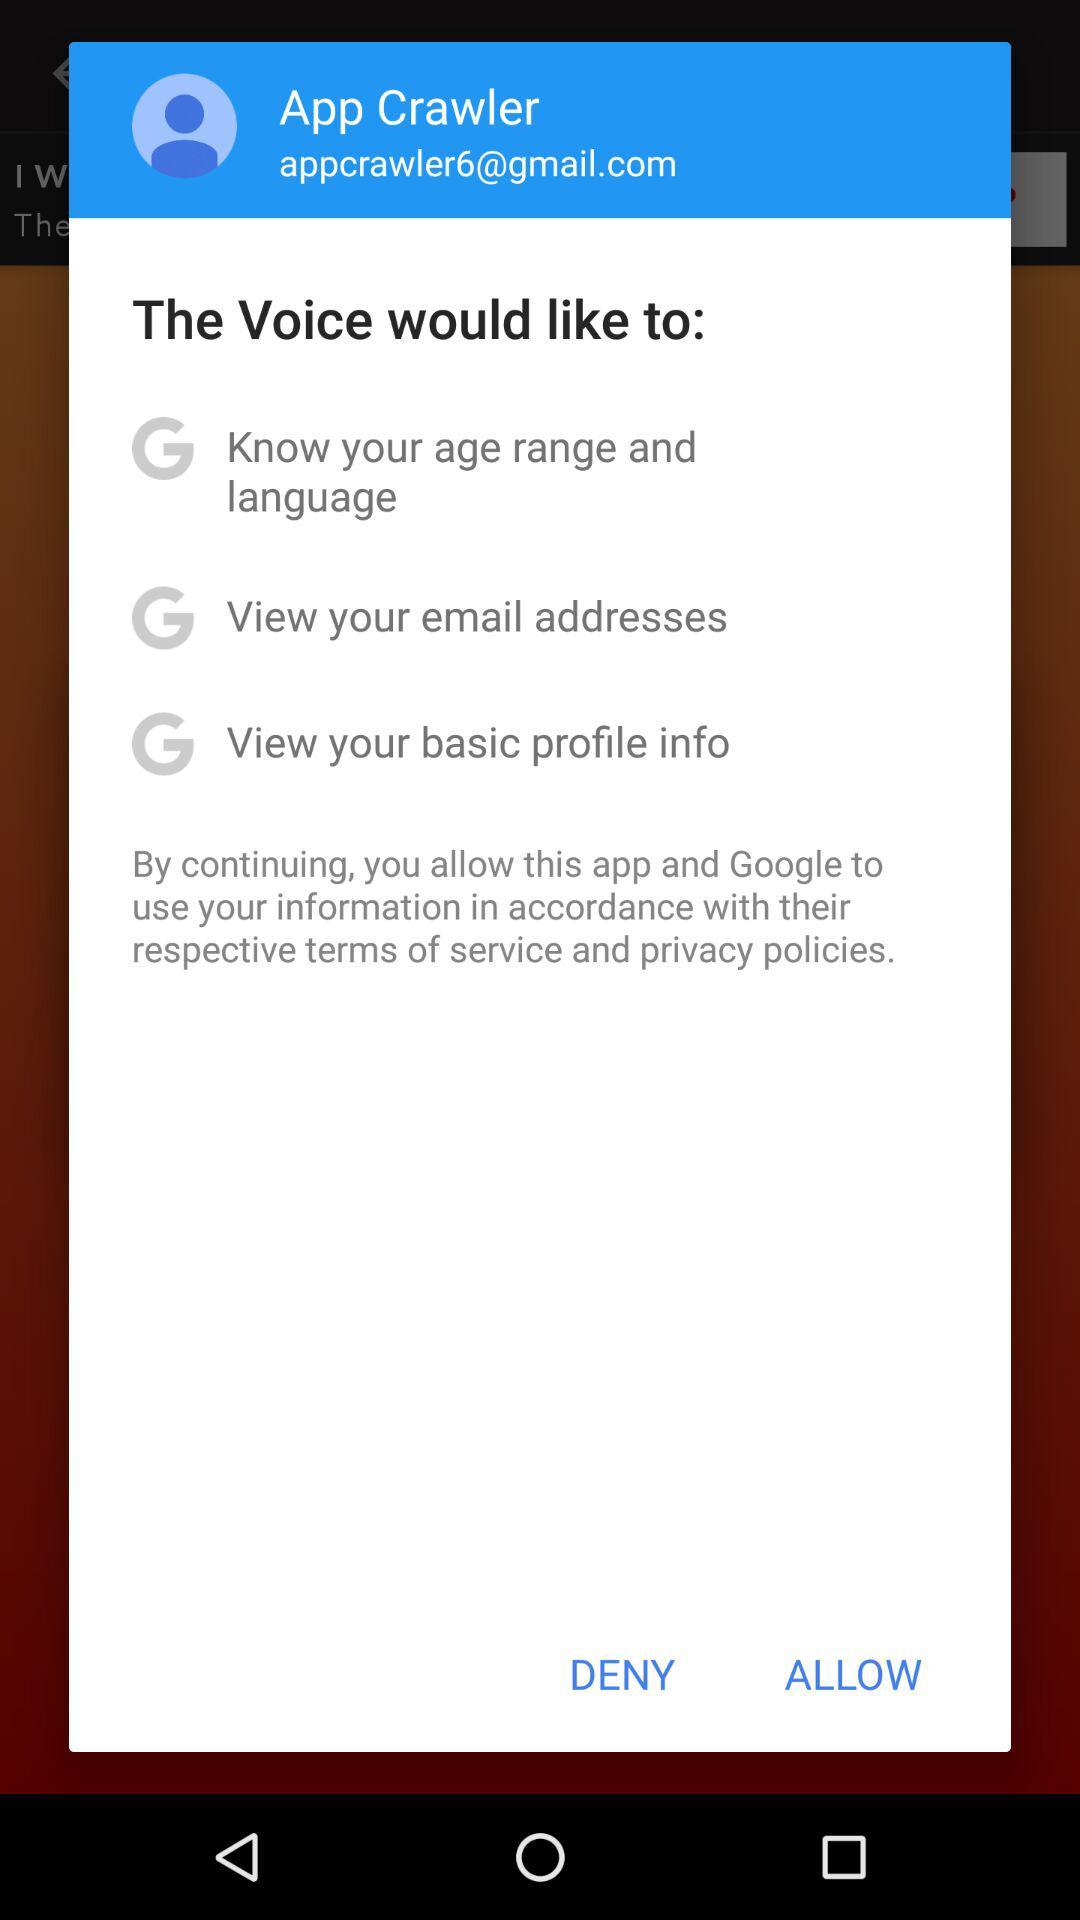 This screenshot has height=1920, width=1080. What do you see at coordinates (540, 469) in the screenshot?
I see `the know your age app` at bounding box center [540, 469].